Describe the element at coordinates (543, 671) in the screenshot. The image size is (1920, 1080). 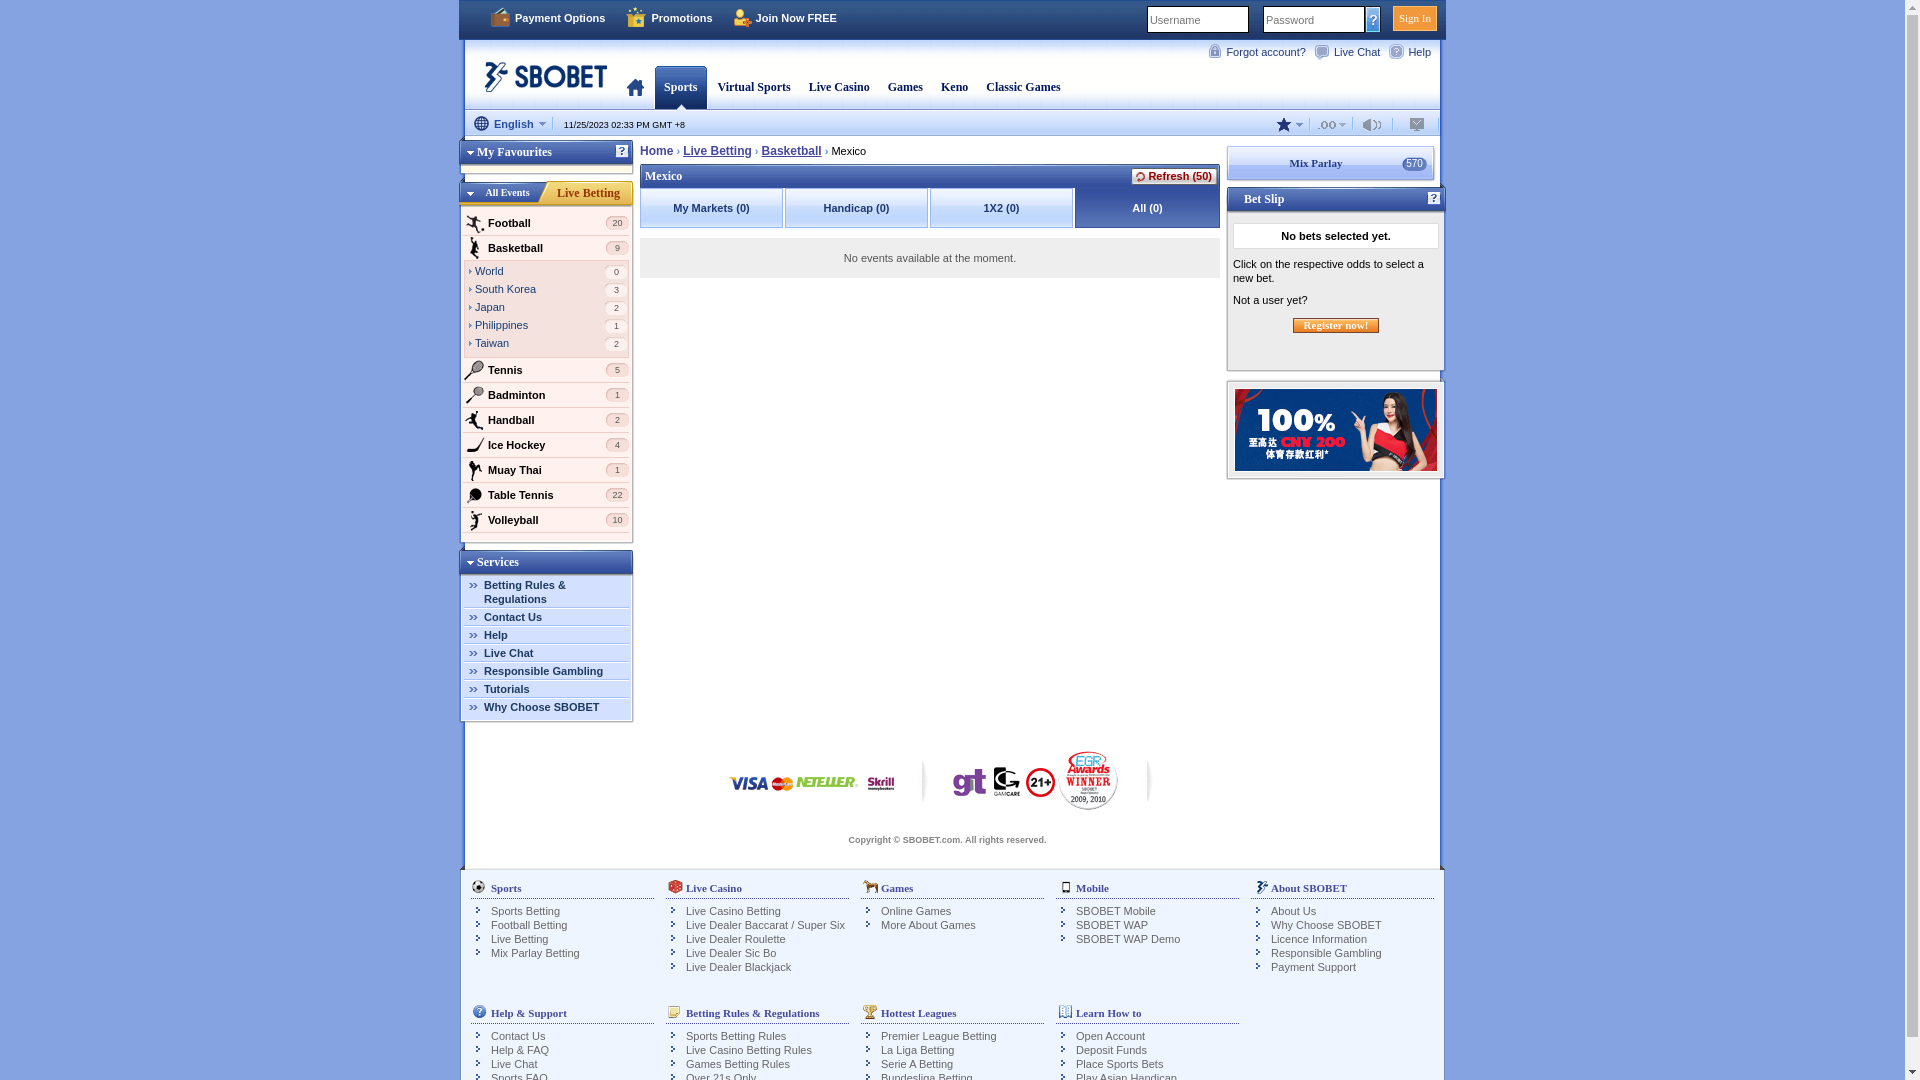
I see `'Responsible Gambling'` at that location.